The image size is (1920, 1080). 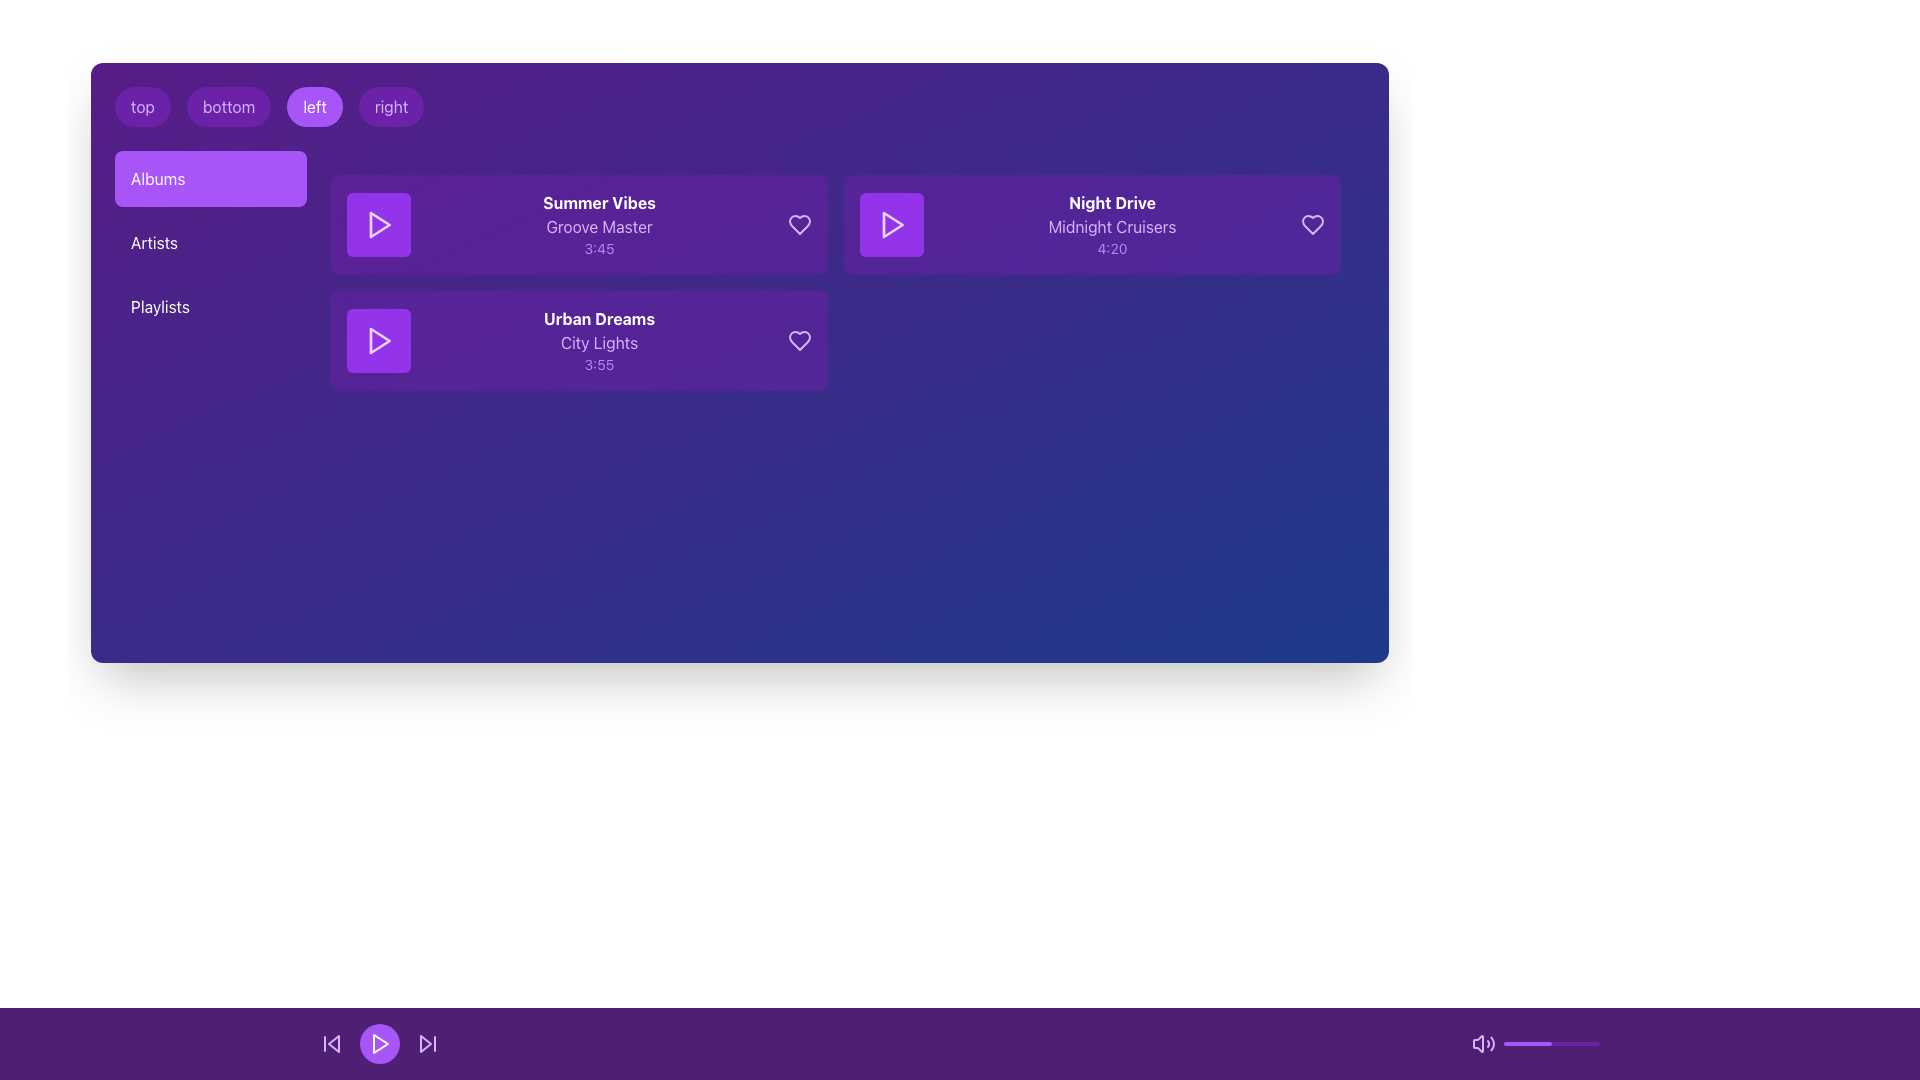 I want to click on the volume level, so click(x=1518, y=1043).